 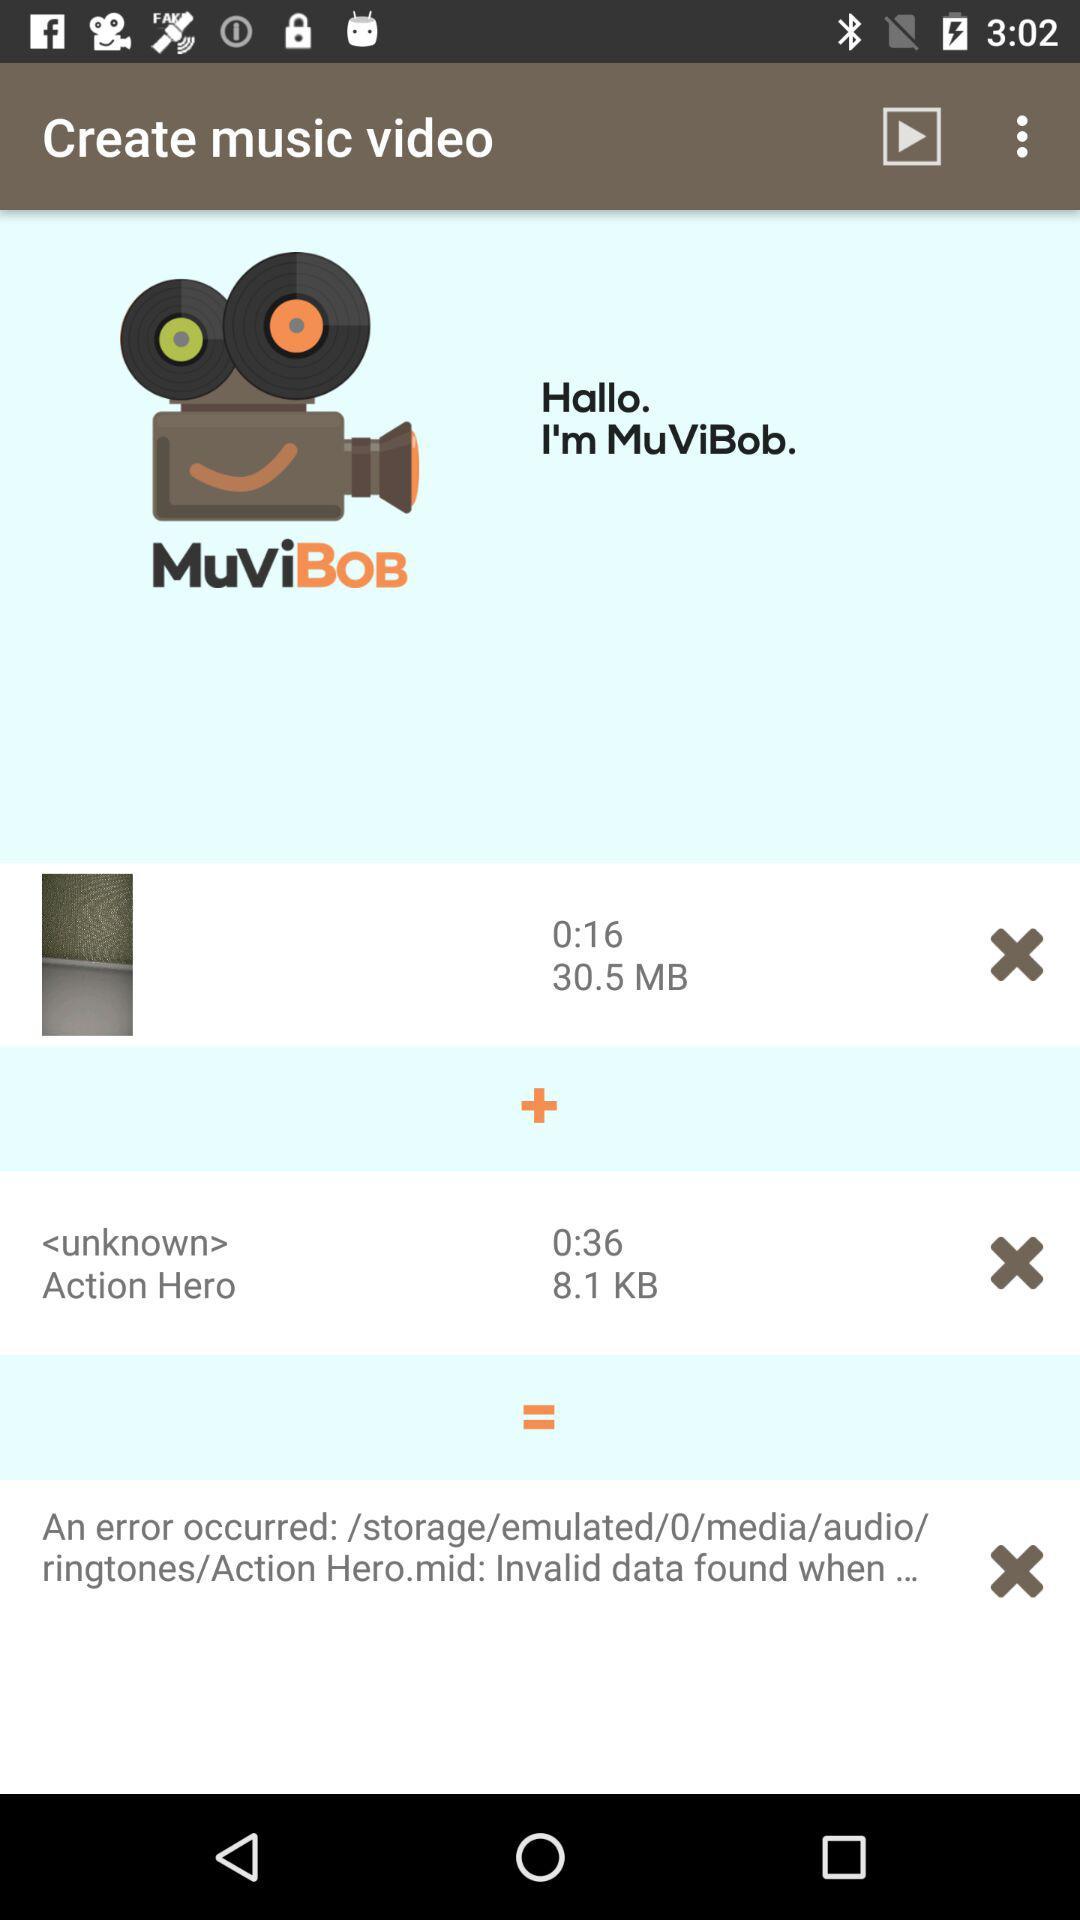 I want to click on the item next to create music video app, so click(x=911, y=135).